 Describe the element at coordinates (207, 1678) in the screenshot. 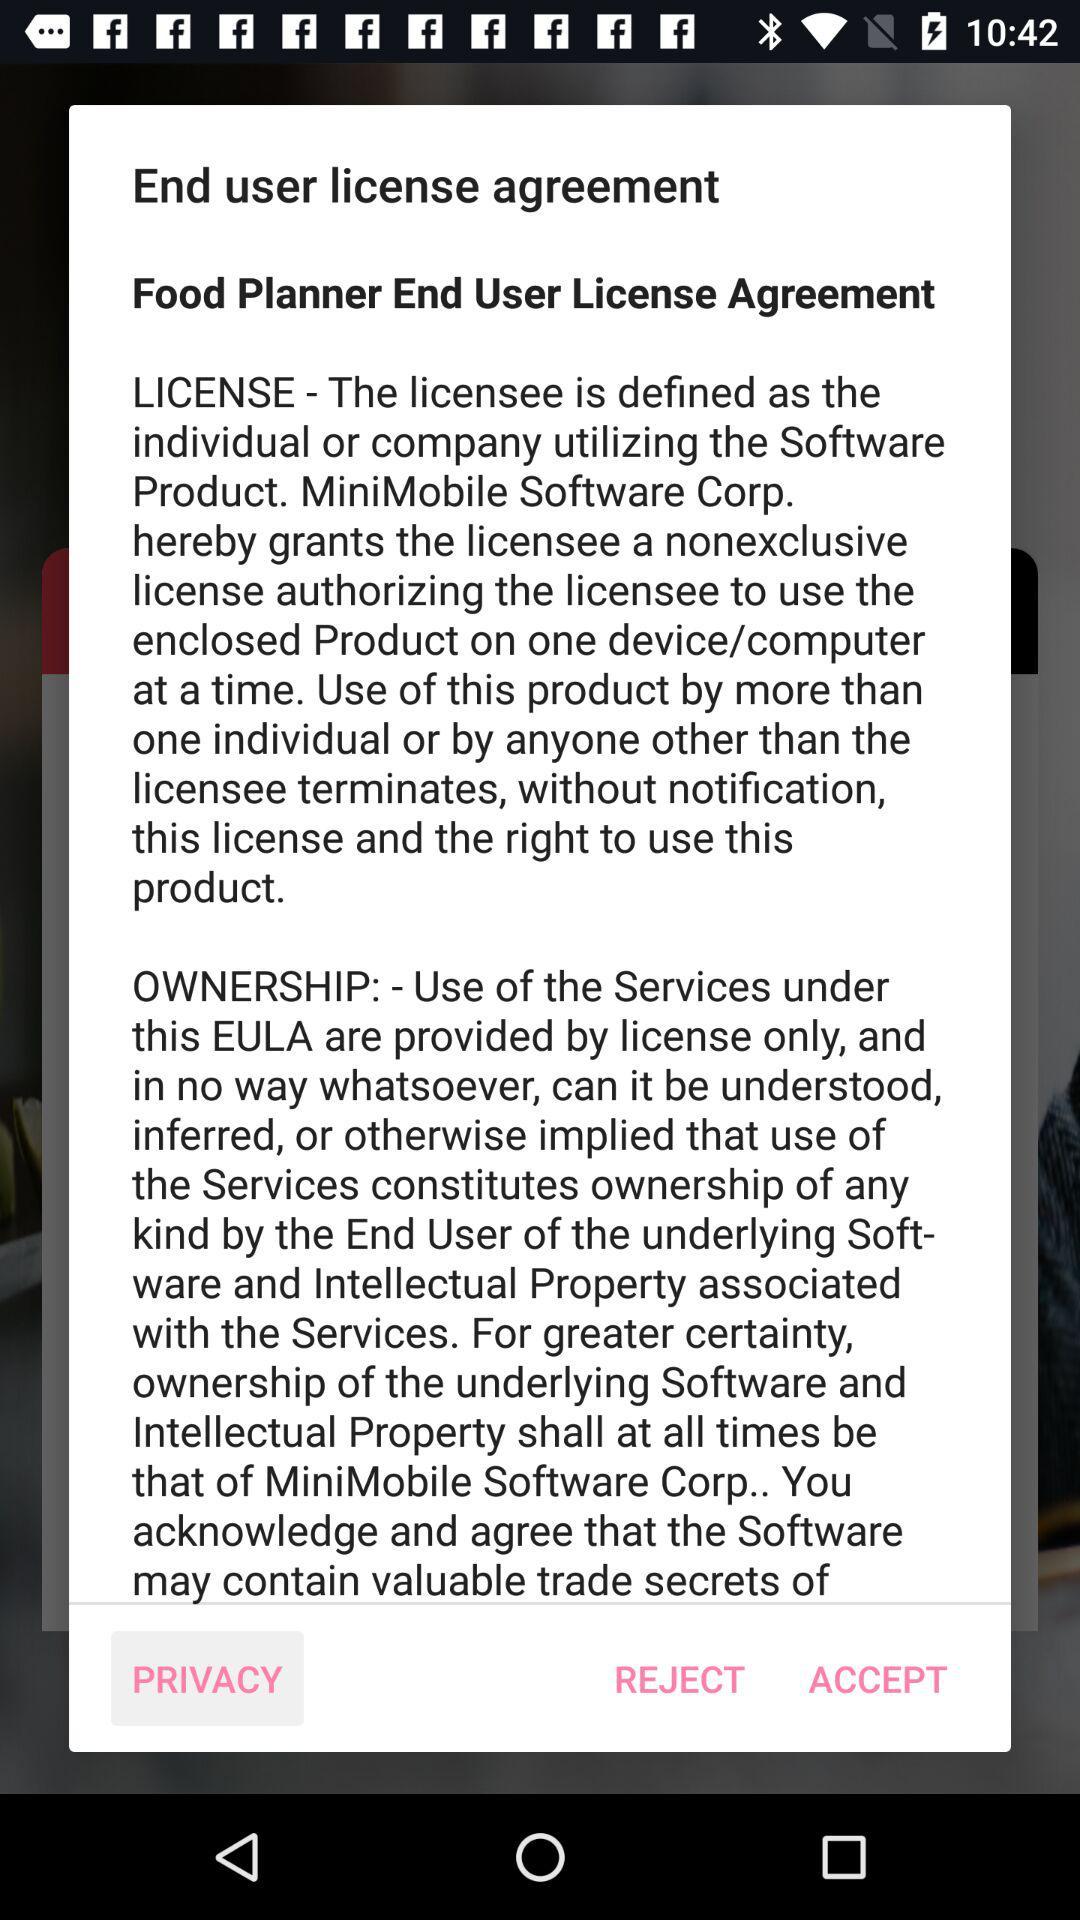

I see `the privacy icon` at that location.